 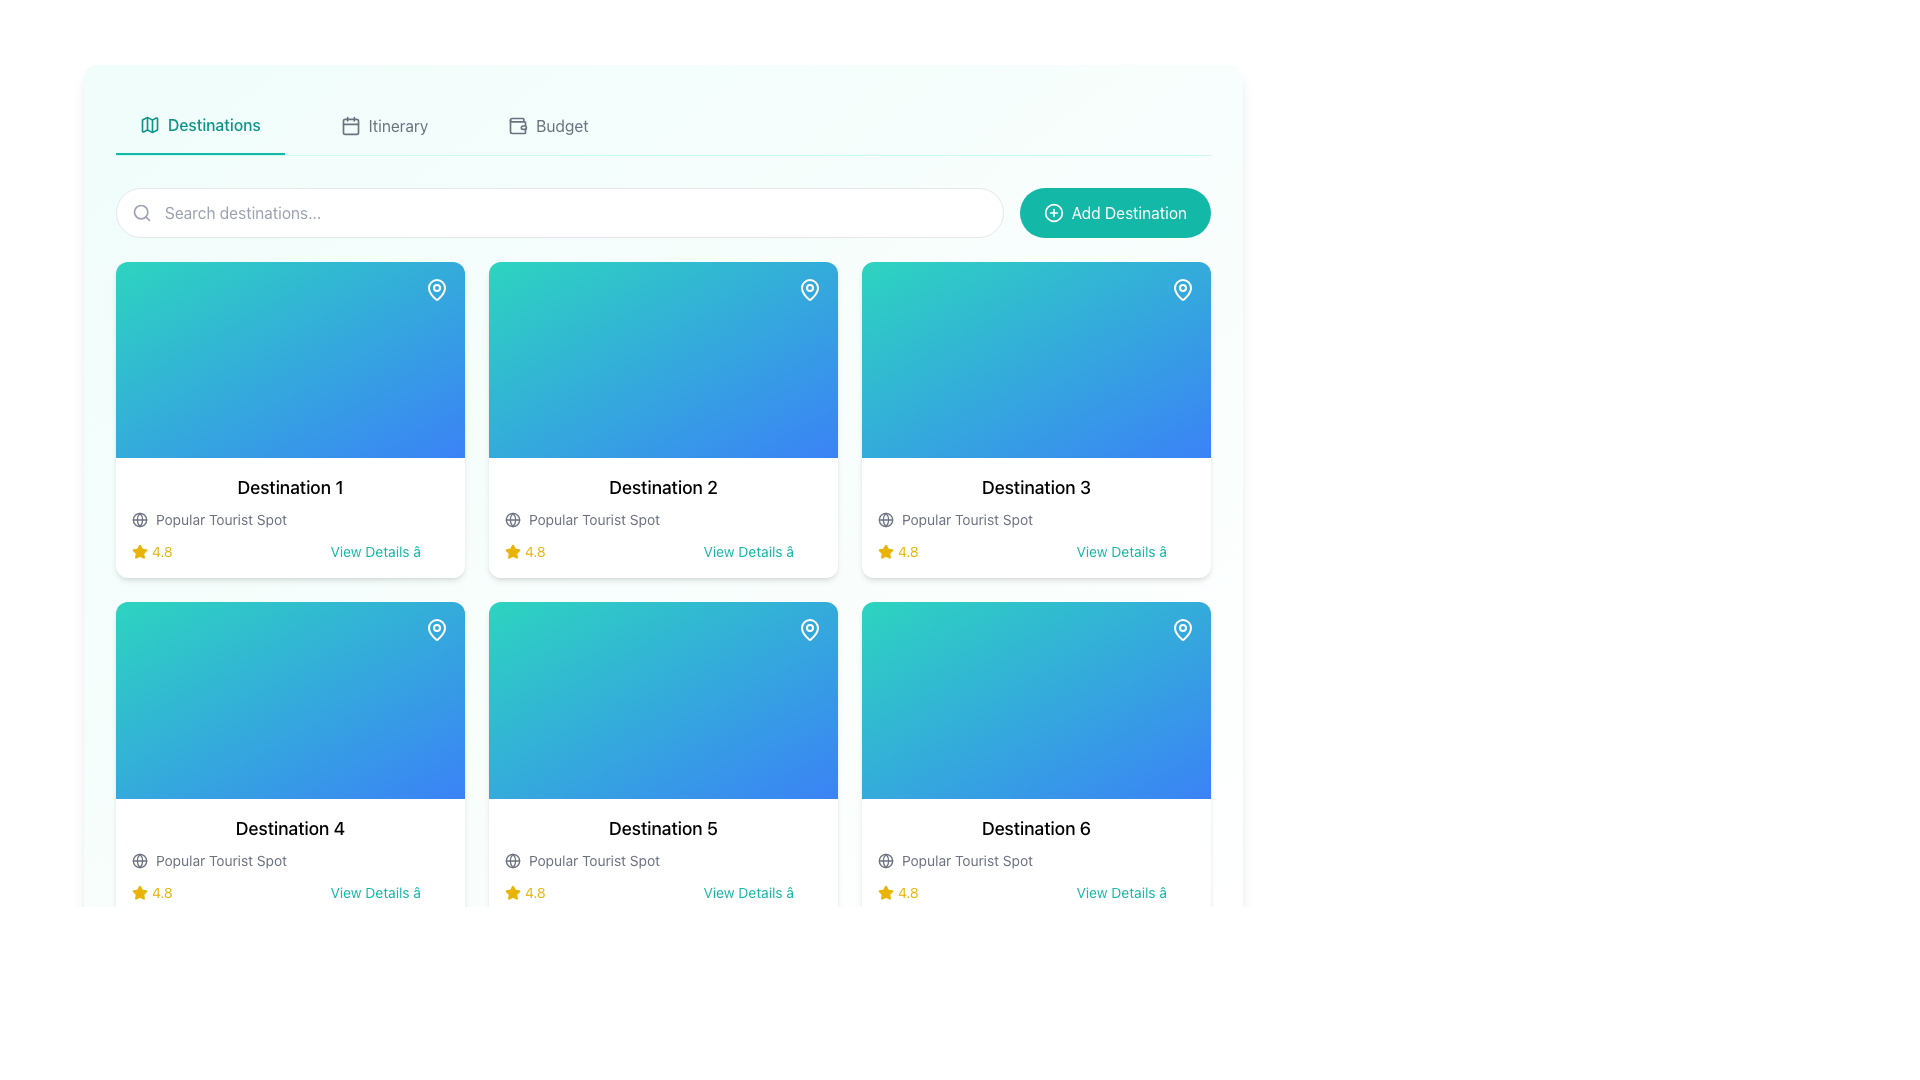 I want to click on the map pin icon with rounded edges and white strokes located in the top-right corner of the blue card labeled 'Destination 2' in the grid layout, so click(x=810, y=289).